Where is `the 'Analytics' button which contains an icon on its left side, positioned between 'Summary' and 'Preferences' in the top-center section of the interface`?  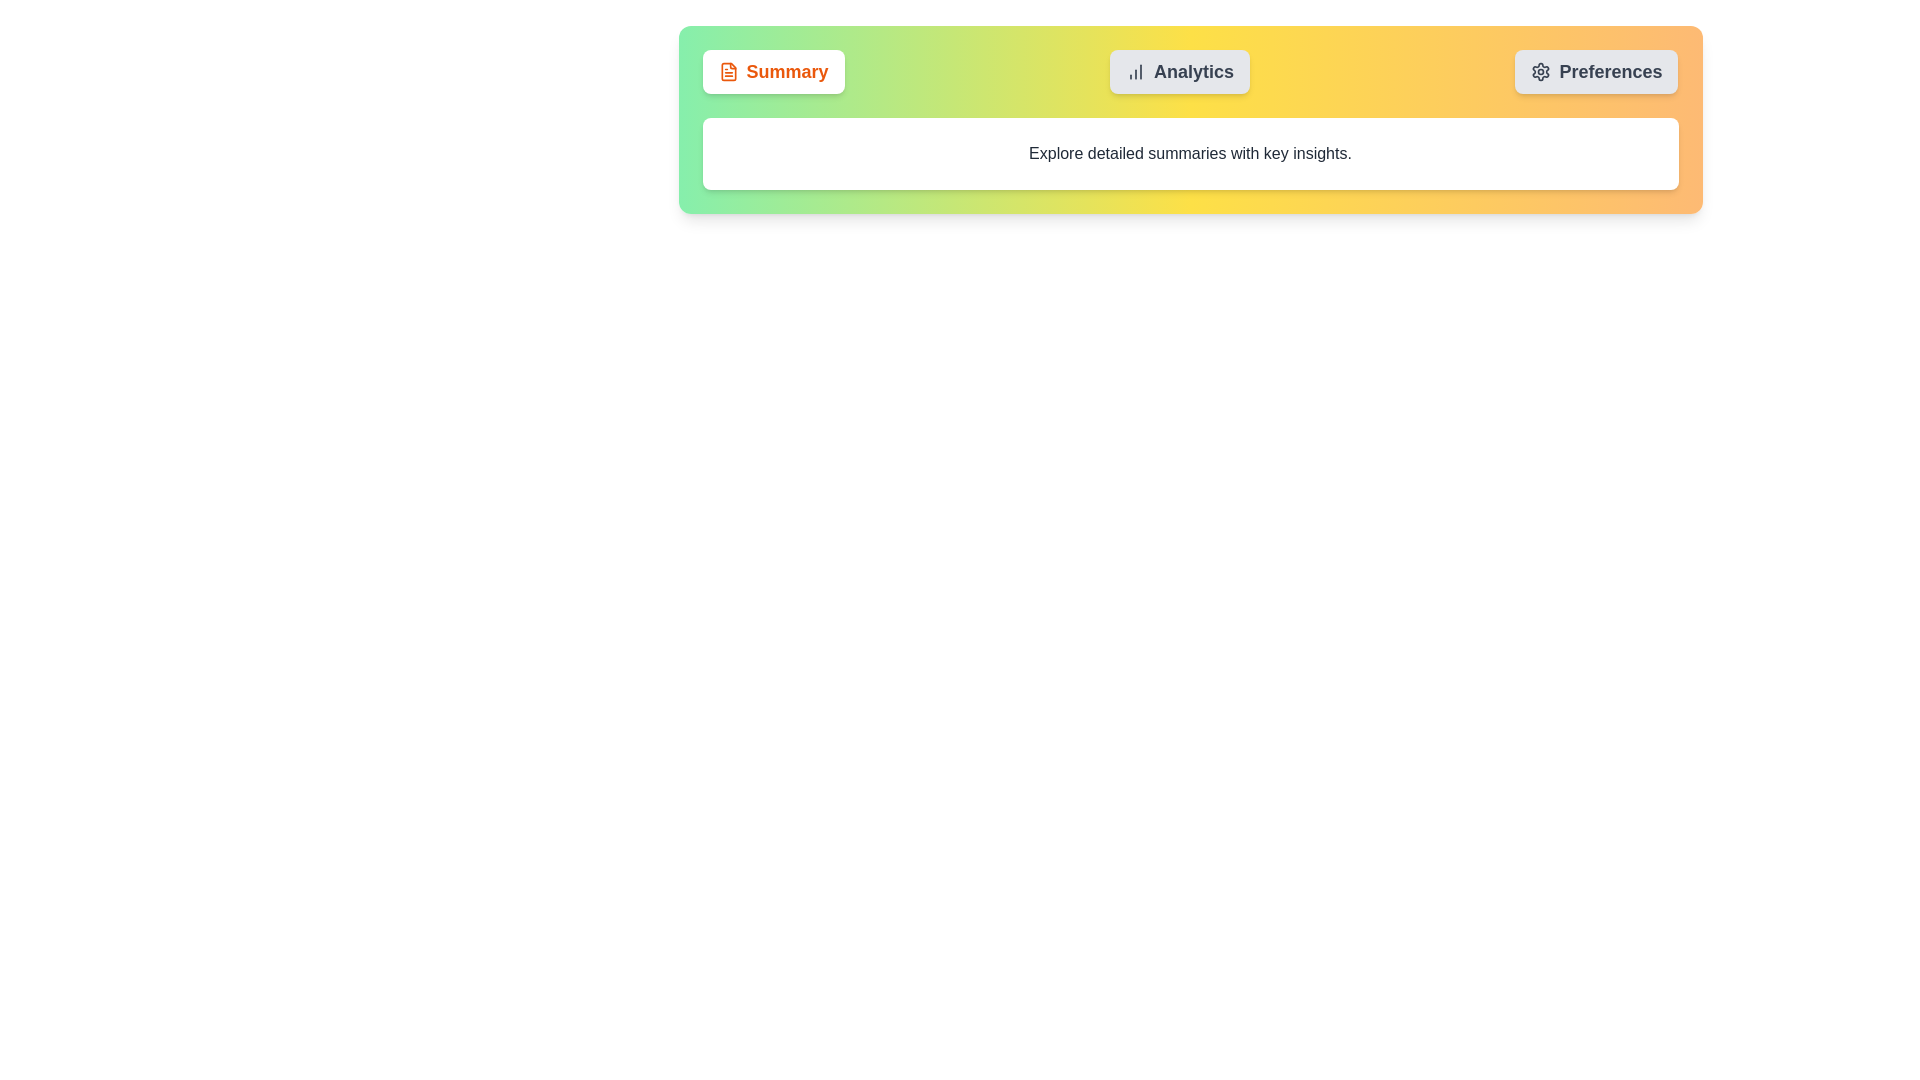
the 'Analytics' button which contains an icon on its left side, positioned between 'Summary' and 'Preferences' in the top-center section of the interface is located at coordinates (1135, 71).